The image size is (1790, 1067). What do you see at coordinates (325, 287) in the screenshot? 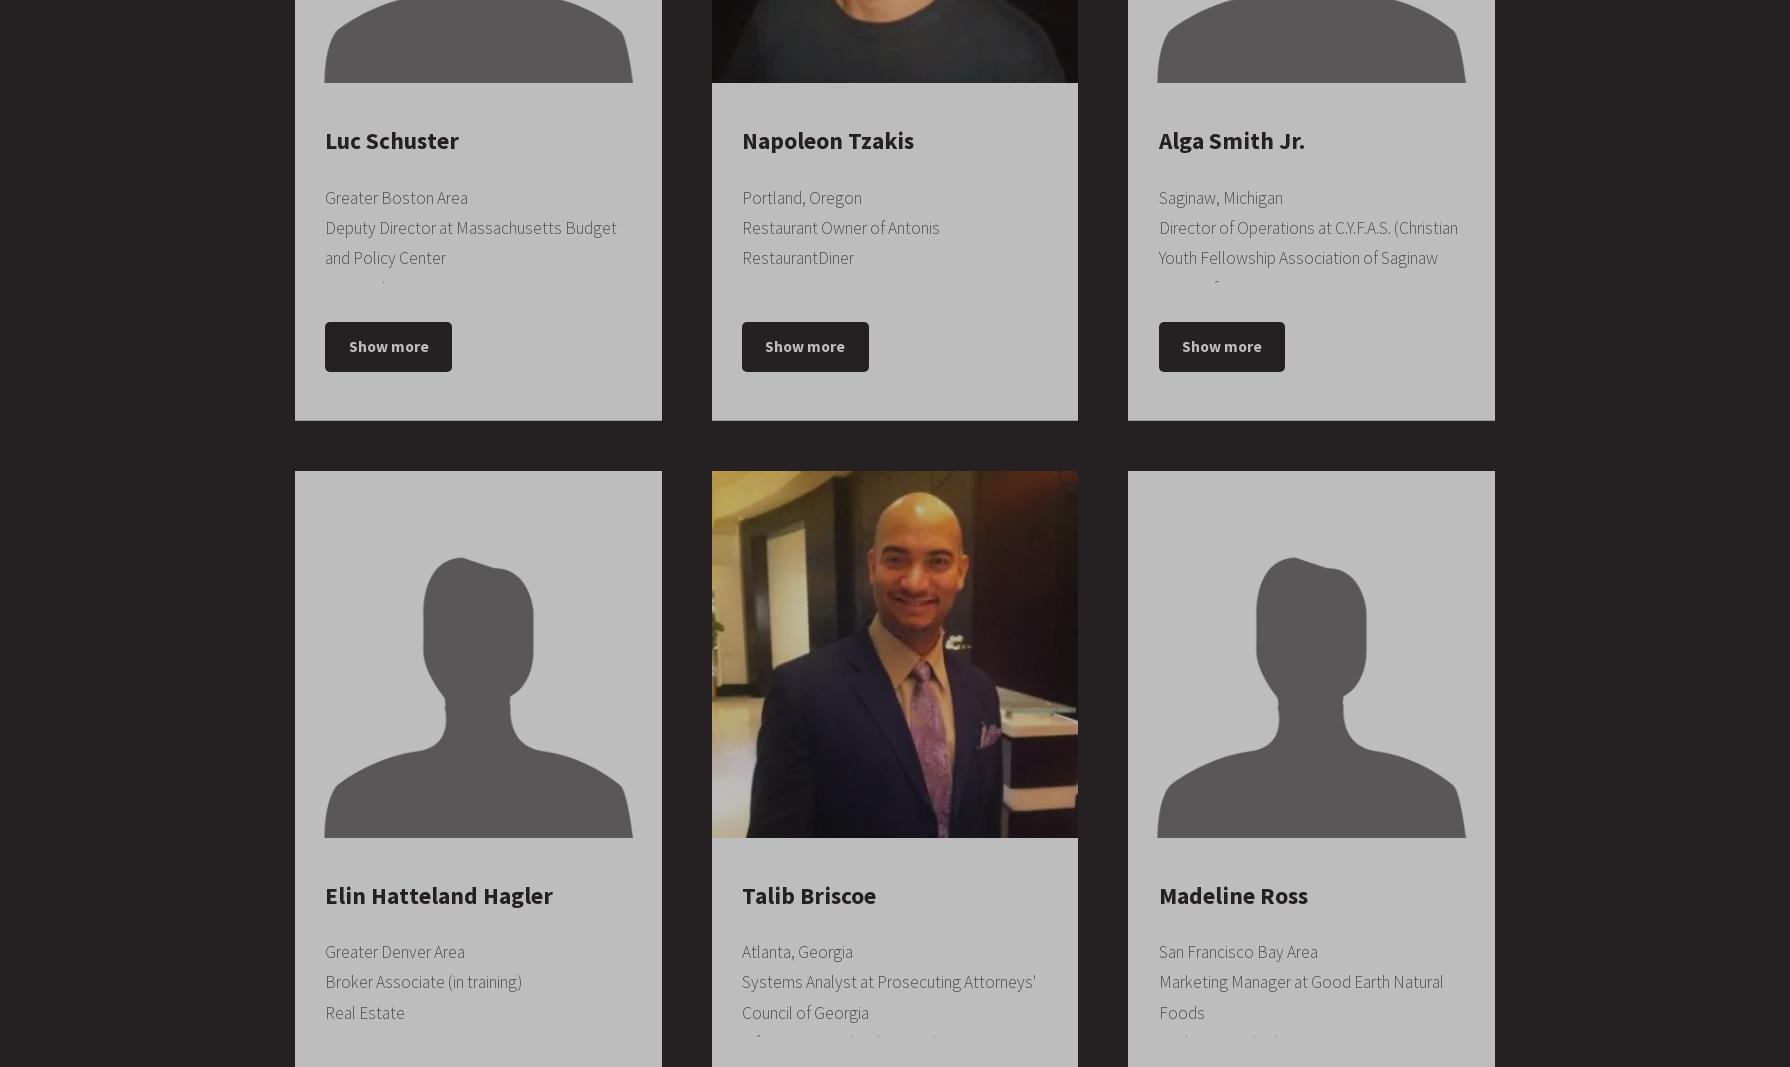
I see `'Research'` at bounding box center [325, 287].